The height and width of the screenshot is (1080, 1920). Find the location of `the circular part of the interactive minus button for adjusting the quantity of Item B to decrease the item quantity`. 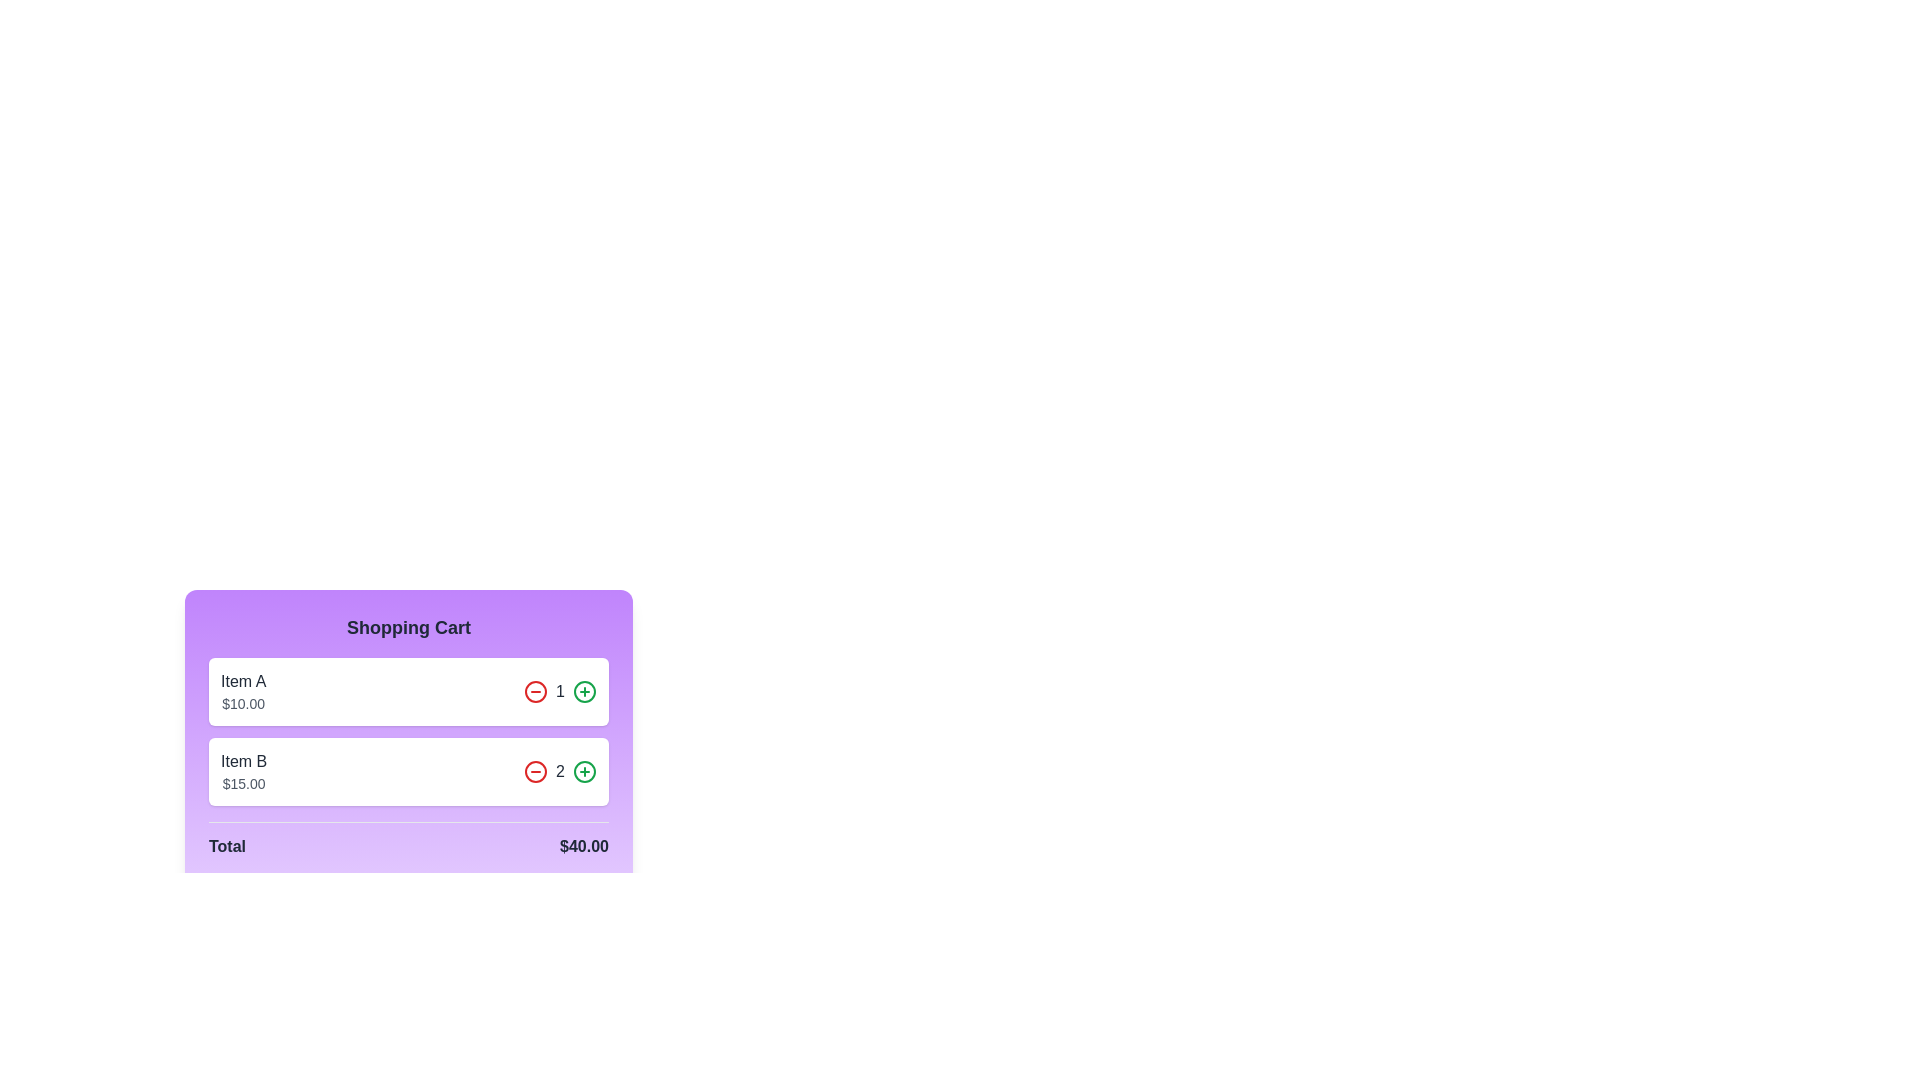

the circular part of the interactive minus button for adjusting the quantity of Item B to decrease the item quantity is located at coordinates (536, 770).